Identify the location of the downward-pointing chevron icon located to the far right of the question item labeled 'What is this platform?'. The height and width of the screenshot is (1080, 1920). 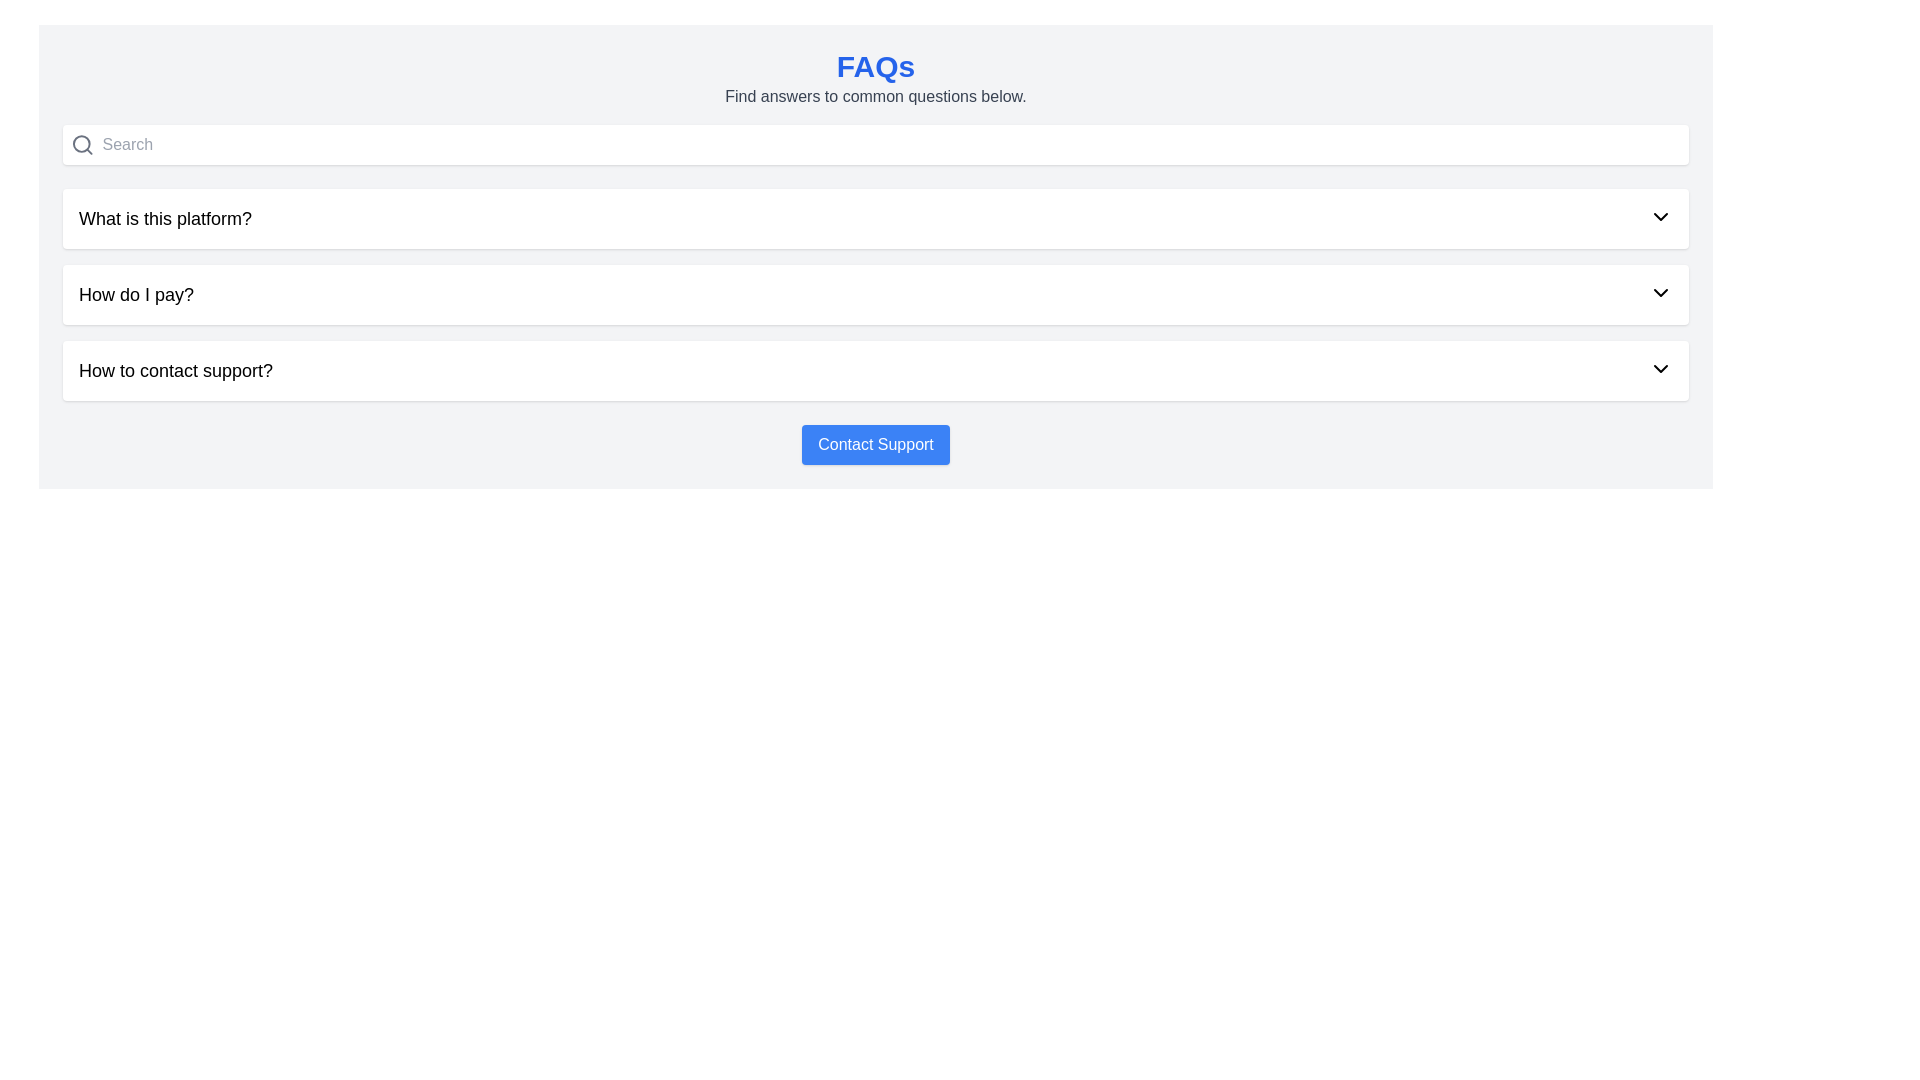
(1660, 216).